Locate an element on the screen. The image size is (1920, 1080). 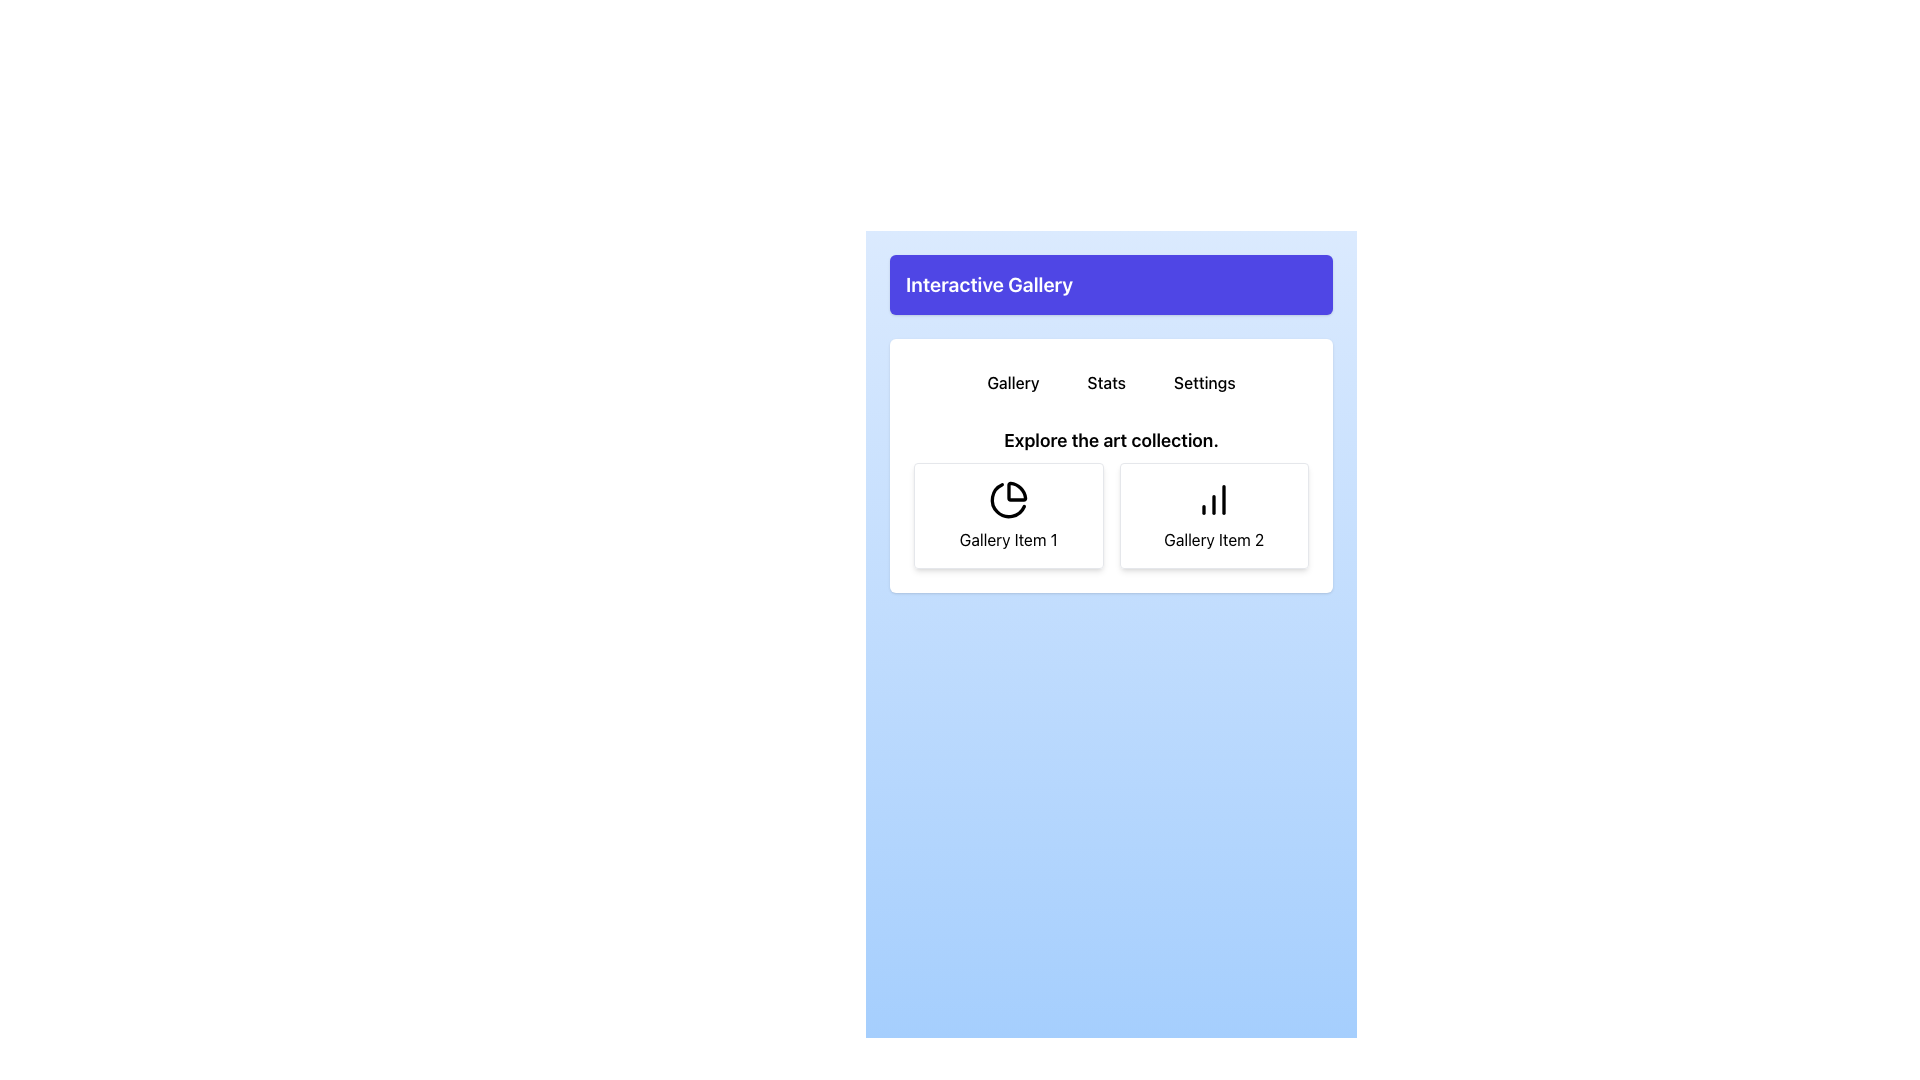
the selectable card labeled 'Gallery Item 2' which is the second item in the grid layout, featuring a bar chart icon and a white background with rounded corners is located at coordinates (1213, 515).